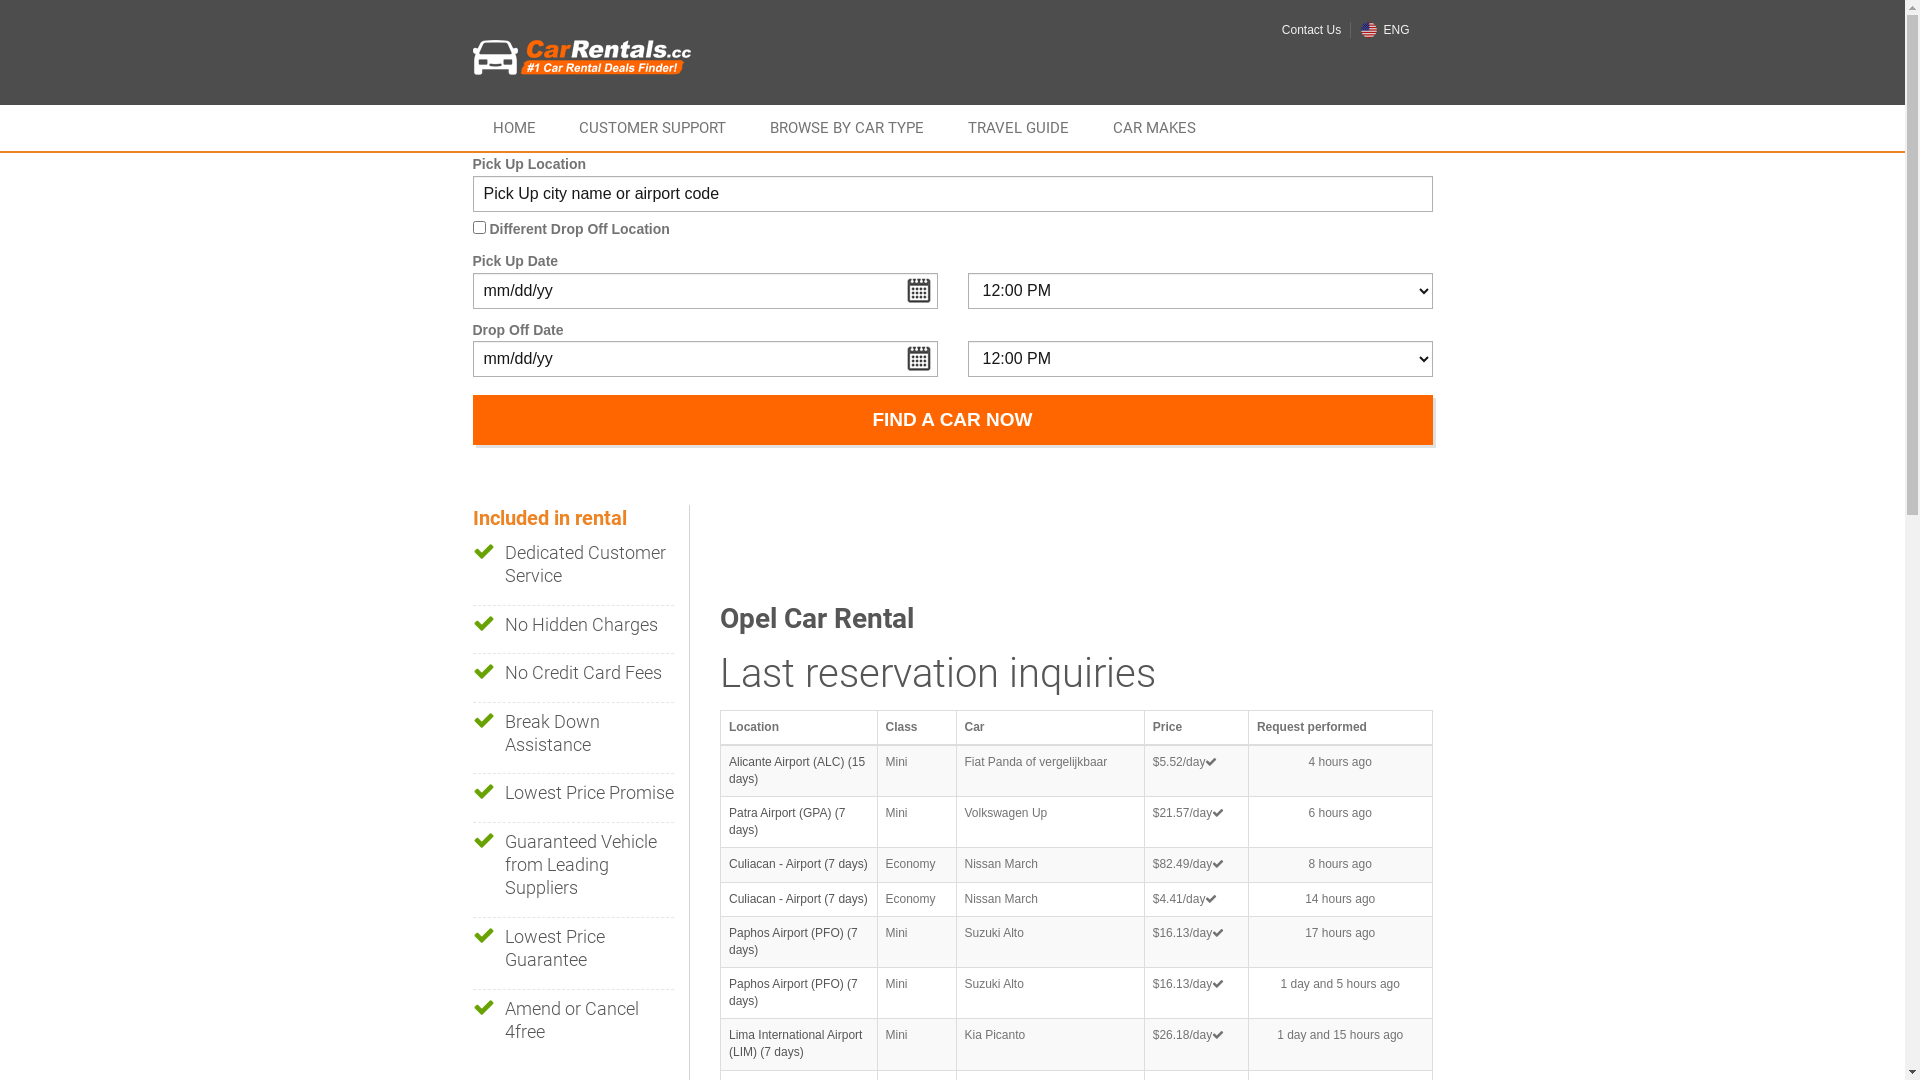  What do you see at coordinates (846, 127) in the screenshot?
I see `'BROWSE BY CAR TYPE'` at bounding box center [846, 127].